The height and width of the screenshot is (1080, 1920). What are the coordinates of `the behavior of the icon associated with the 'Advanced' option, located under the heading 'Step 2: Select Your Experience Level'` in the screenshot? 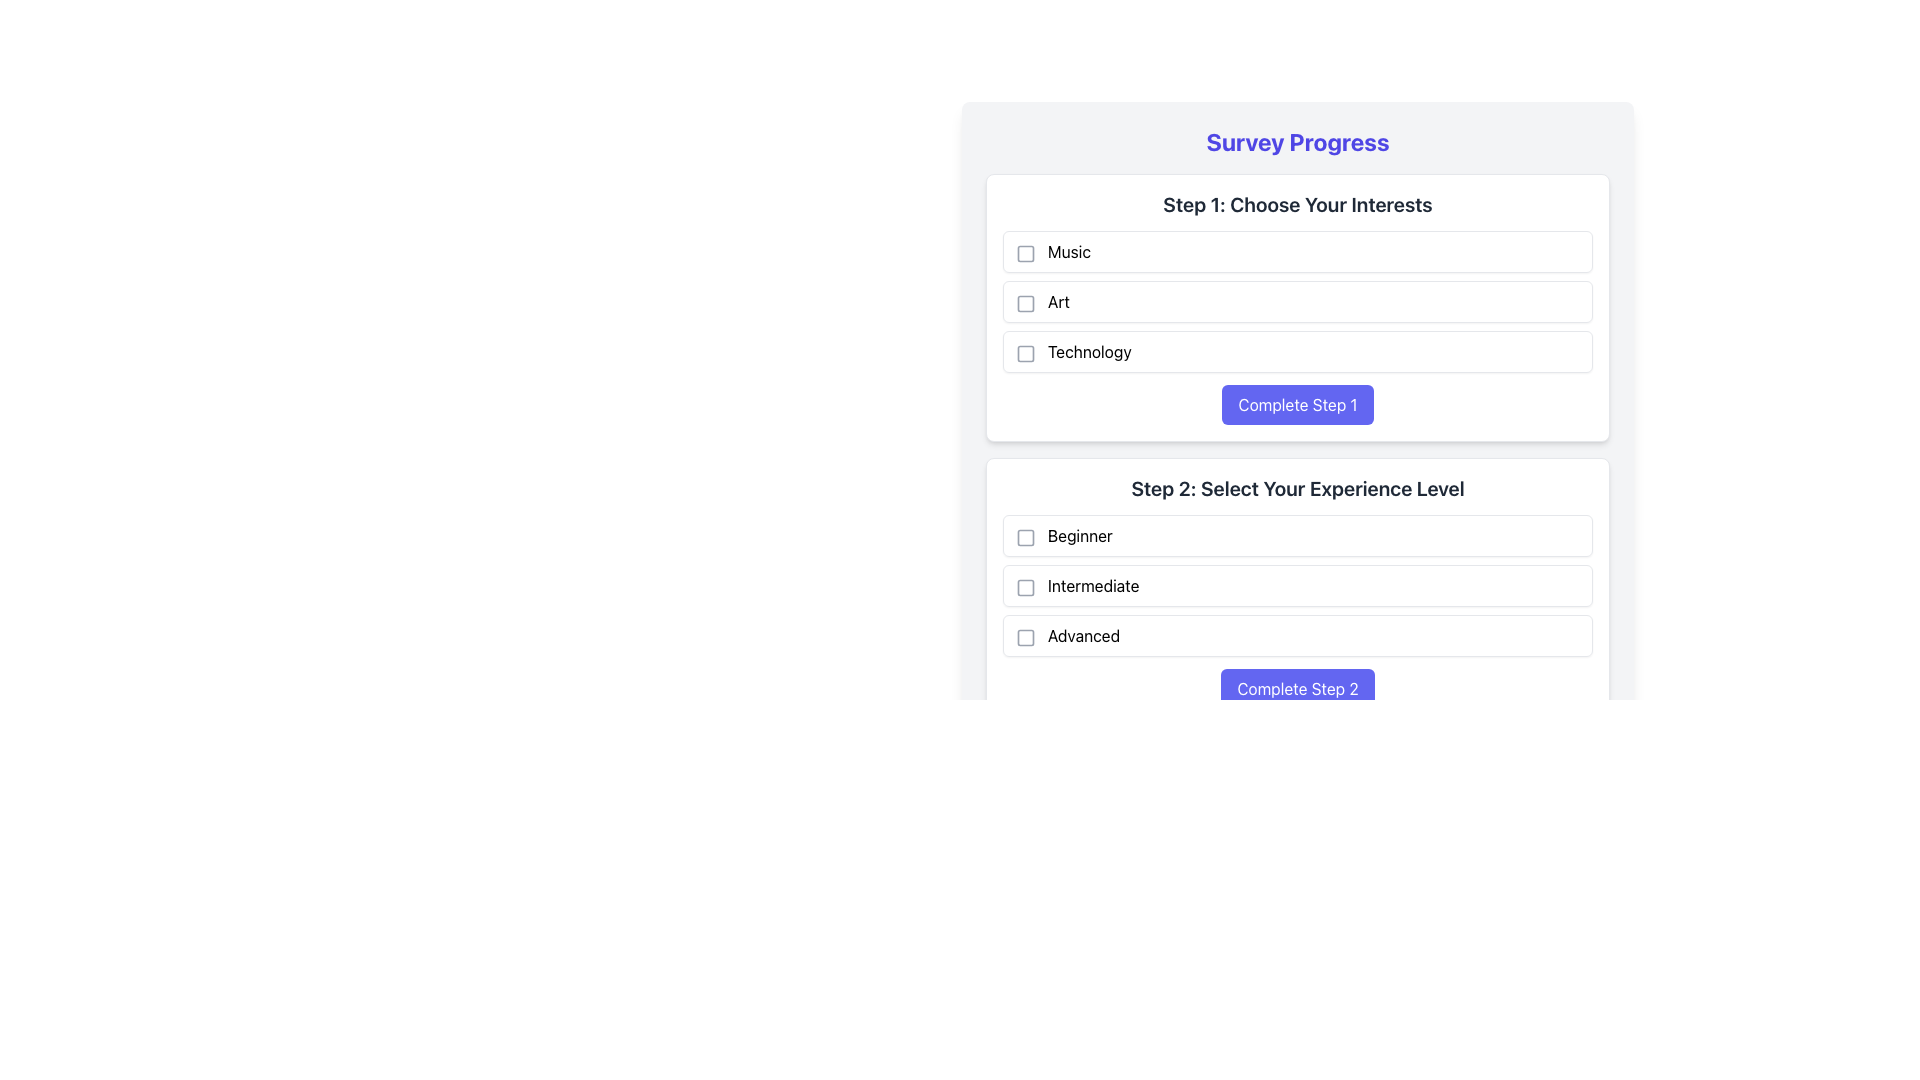 It's located at (1026, 636).